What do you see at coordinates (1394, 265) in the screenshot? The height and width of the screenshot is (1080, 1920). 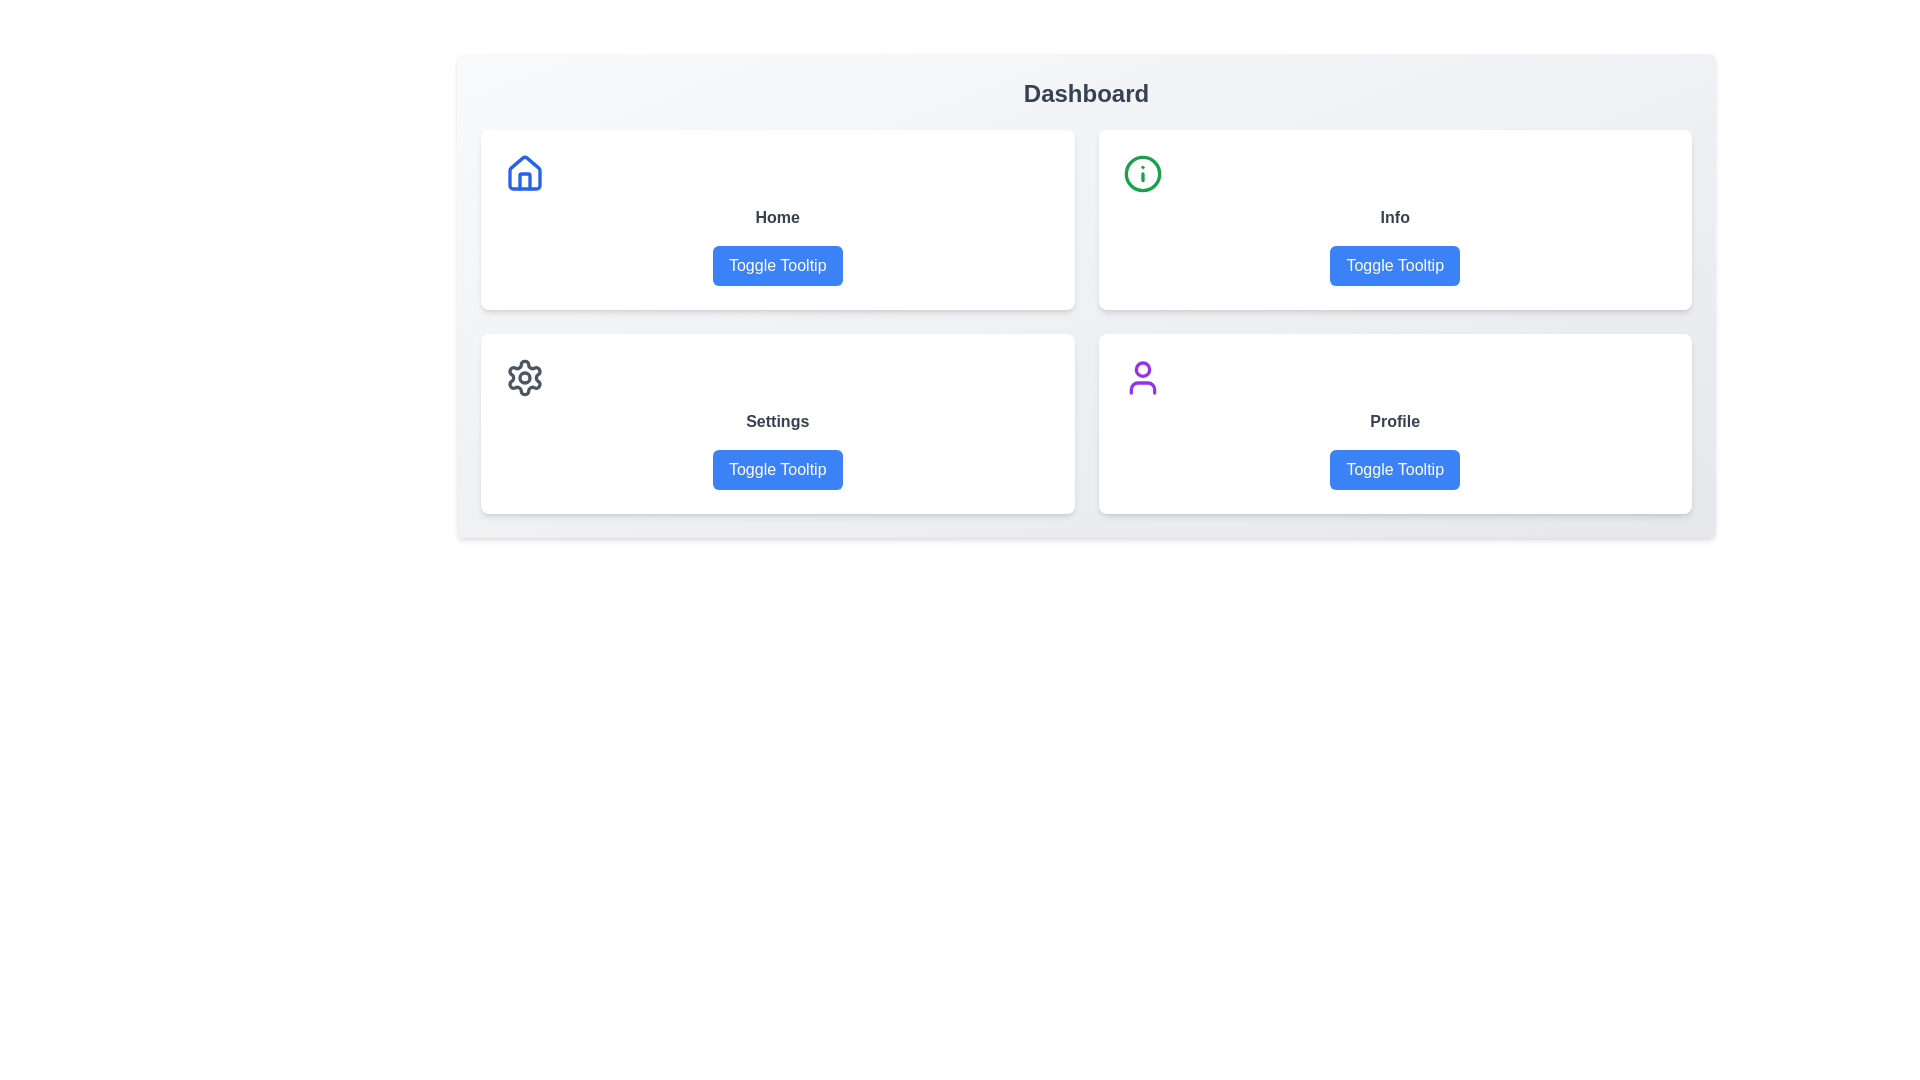 I see `the button centered beneath the 'Info' text label` at bounding box center [1394, 265].